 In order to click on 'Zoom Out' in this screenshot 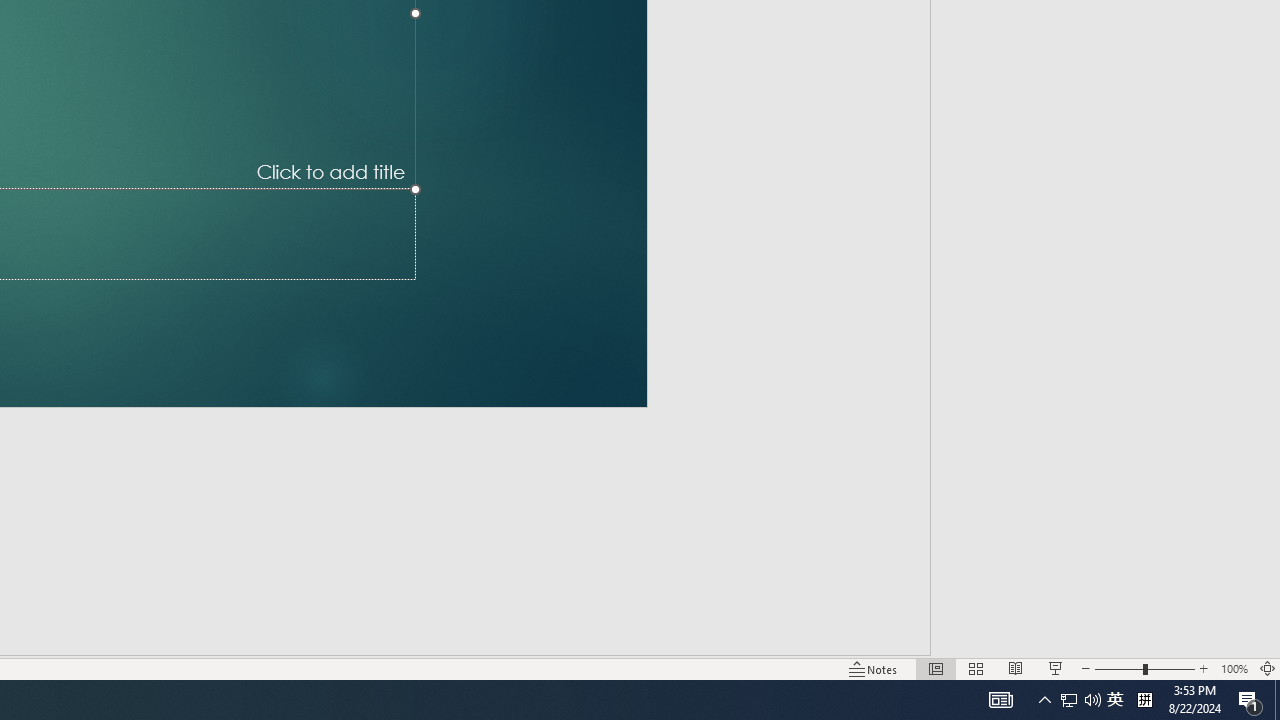, I will do `click(1117, 669)`.